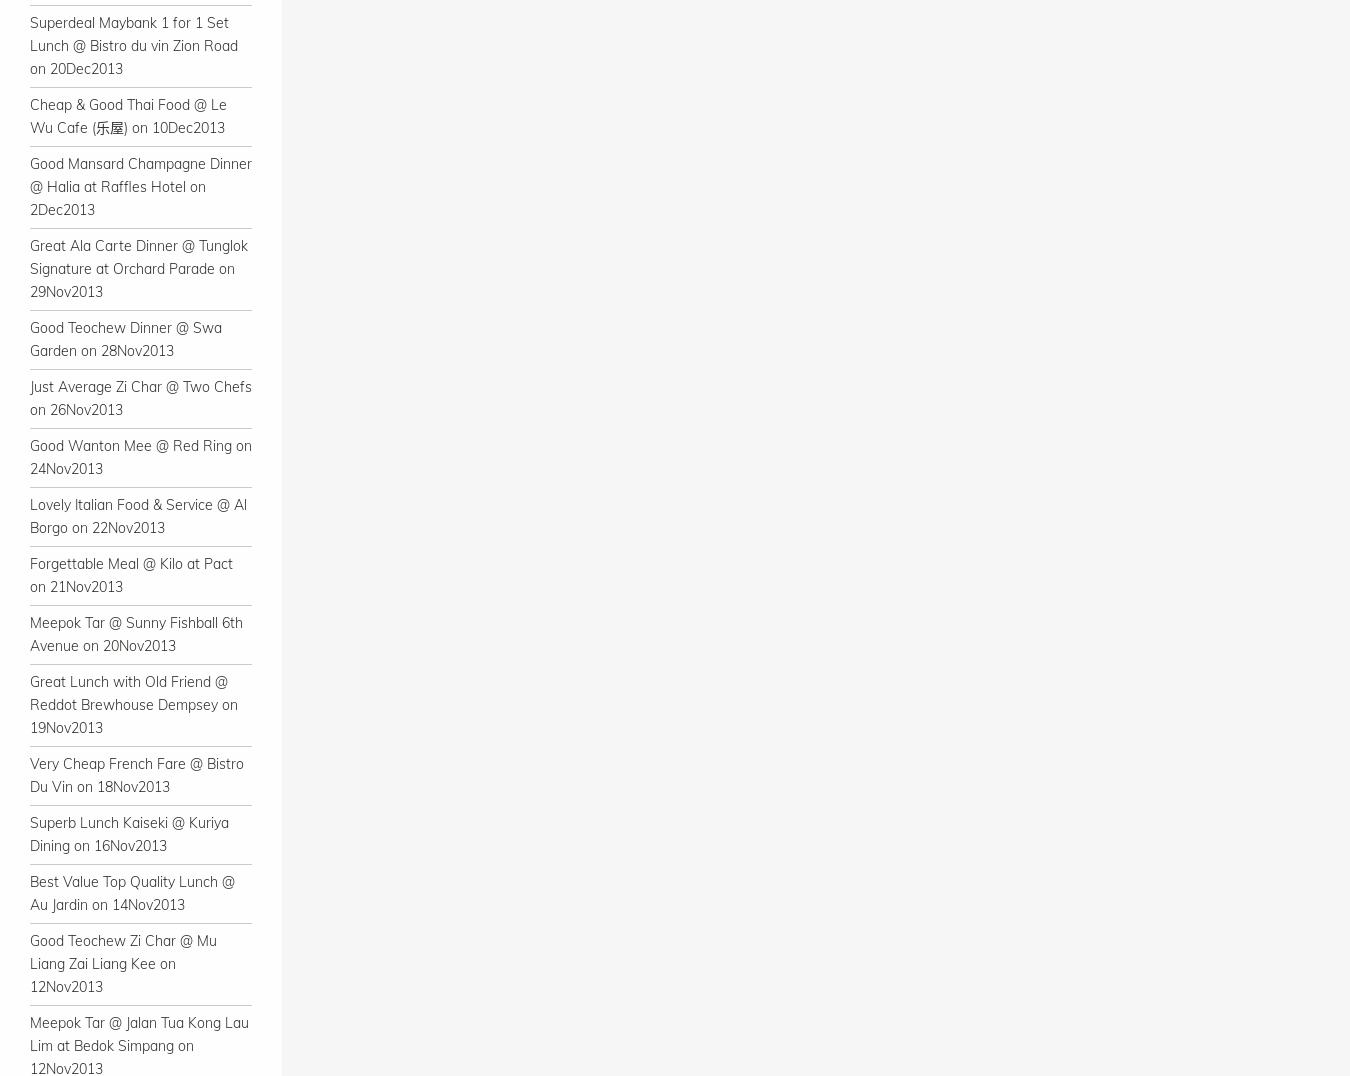 The image size is (1350, 1076). What do you see at coordinates (134, 704) in the screenshot?
I see `'Great Lunch with Old Friend @ Reddot Brewhouse Dempsey on 19Nov2013'` at bounding box center [134, 704].